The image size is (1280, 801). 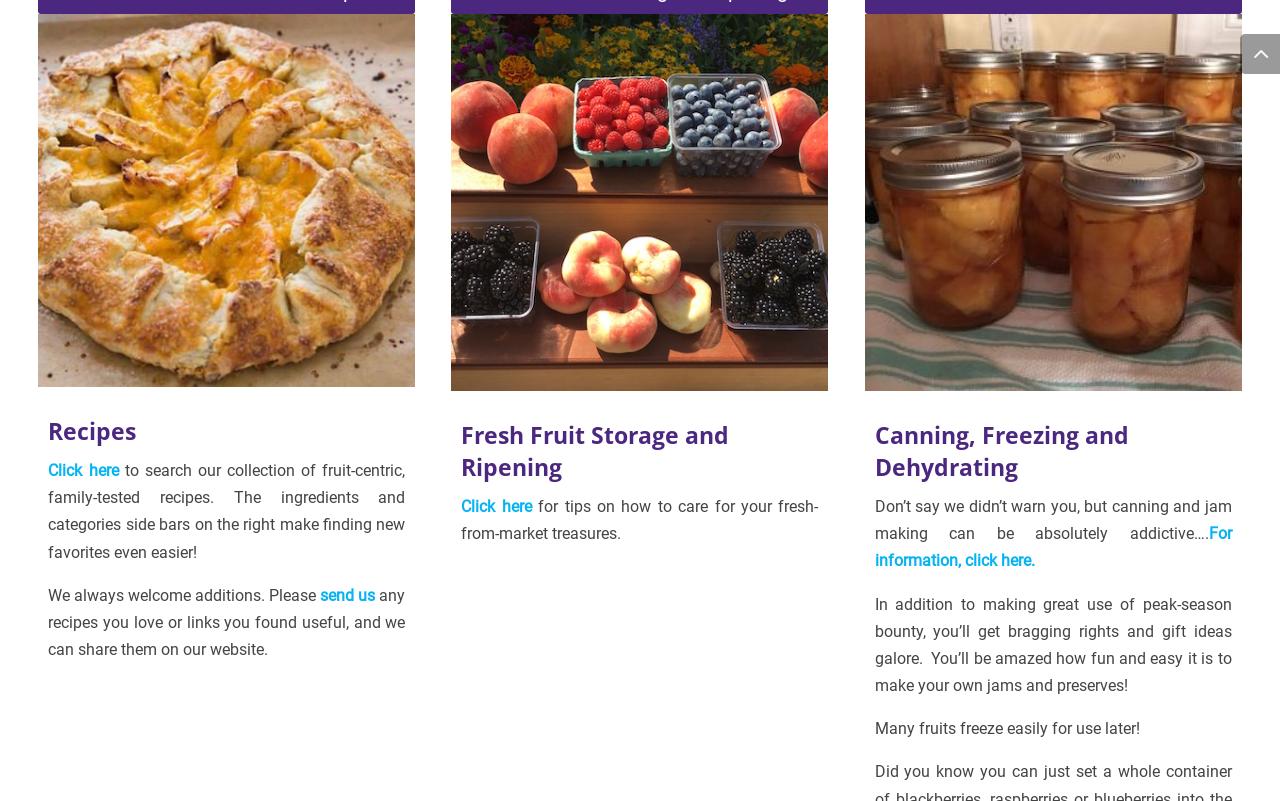 What do you see at coordinates (593, 450) in the screenshot?
I see `'Fresh Fruit Storage and Ripening'` at bounding box center [593, 450].